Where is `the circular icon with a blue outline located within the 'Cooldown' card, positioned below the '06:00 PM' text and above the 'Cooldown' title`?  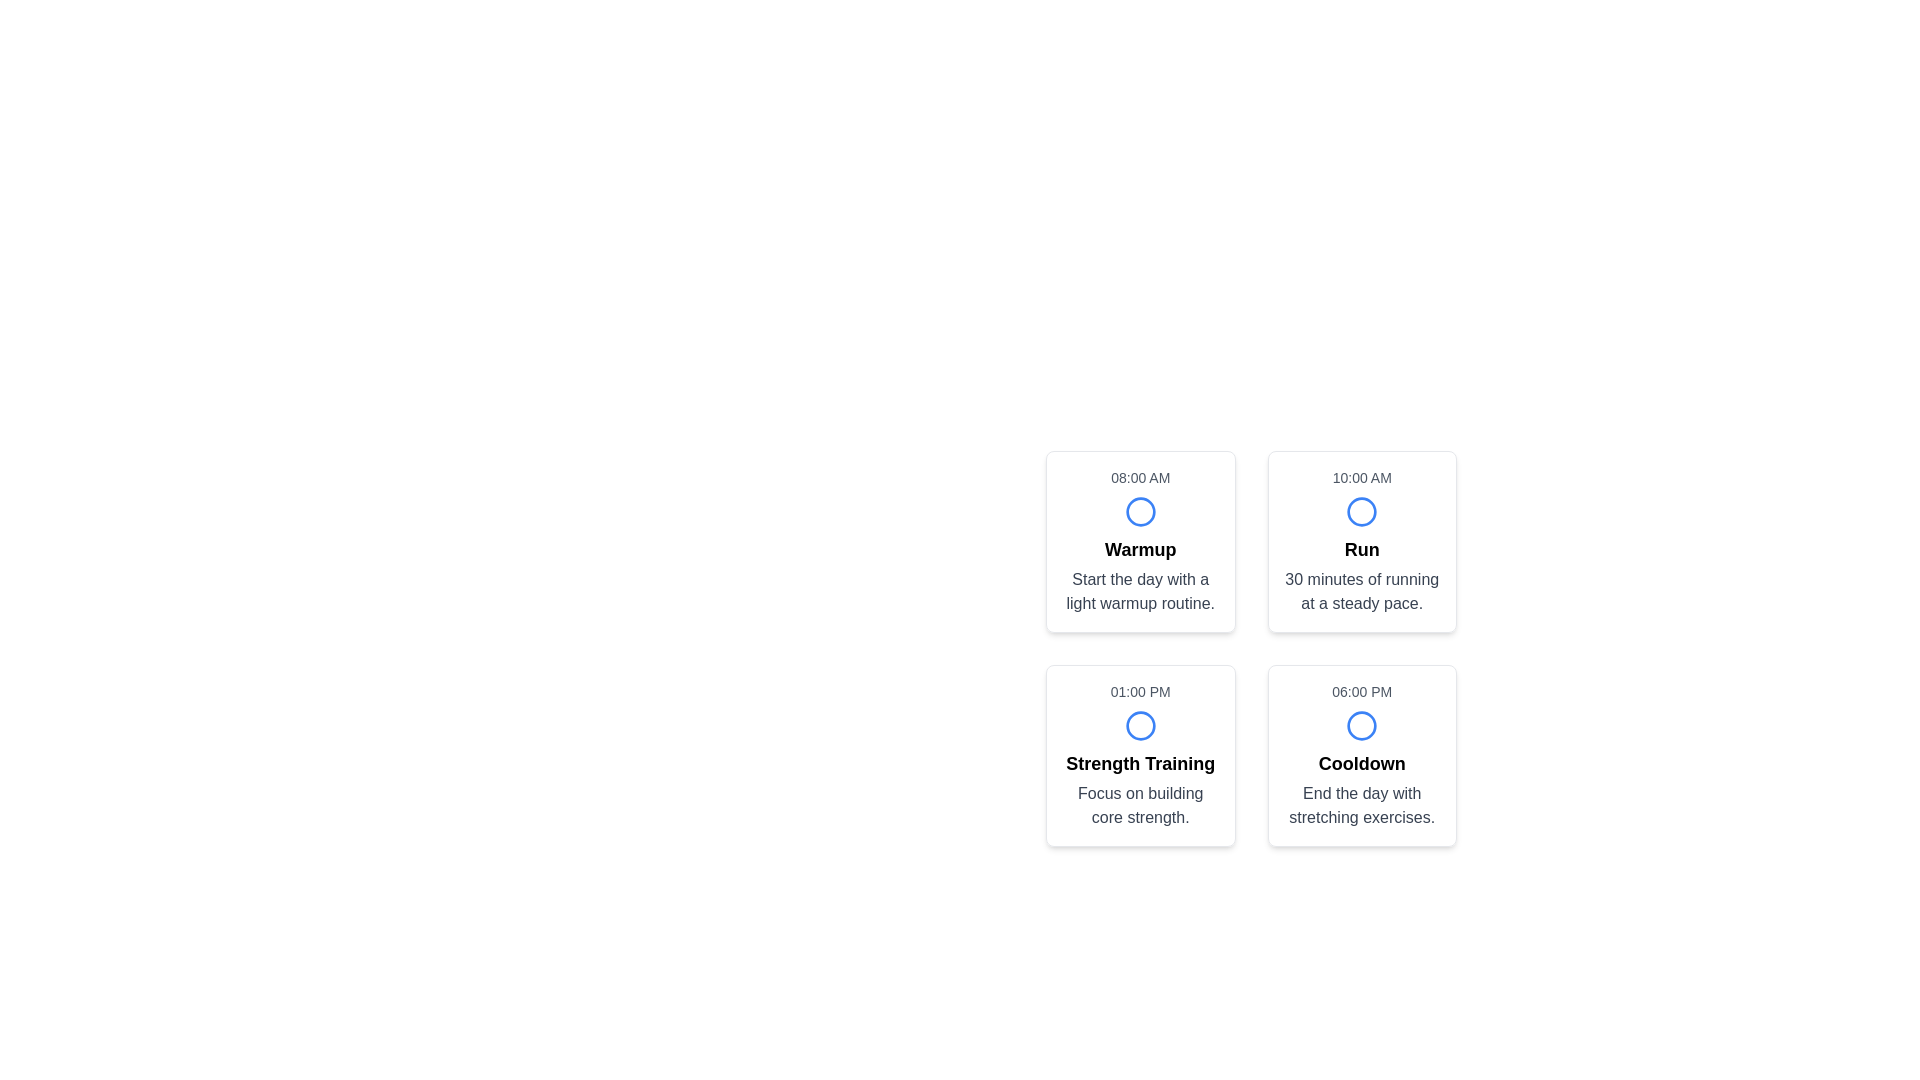 the circular icon with a blue outline located within the 'Cooldown' card, positioned below the '06:00 PM' text and above the 'Cooldown' title is located at coordinates (1361, 725).